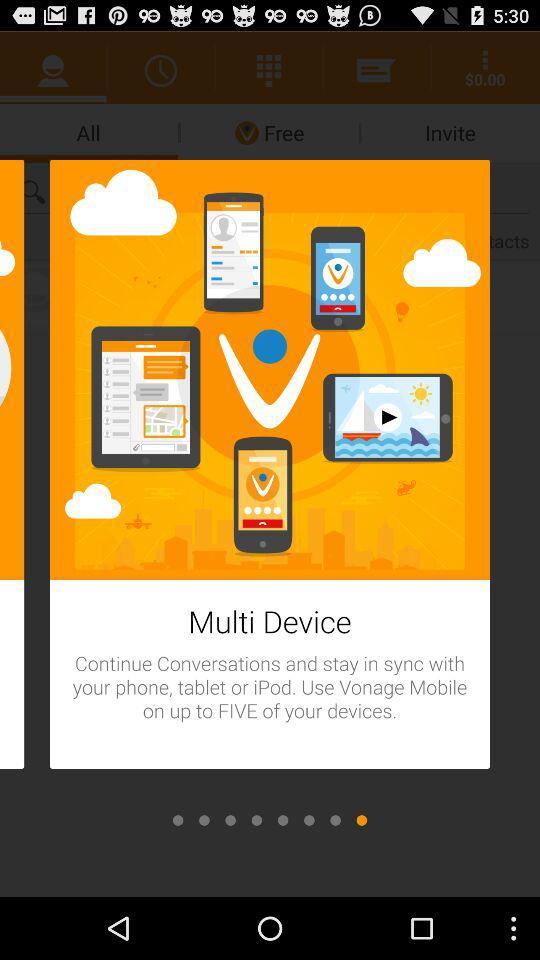  I want to click on page 4, so click(256, 820).